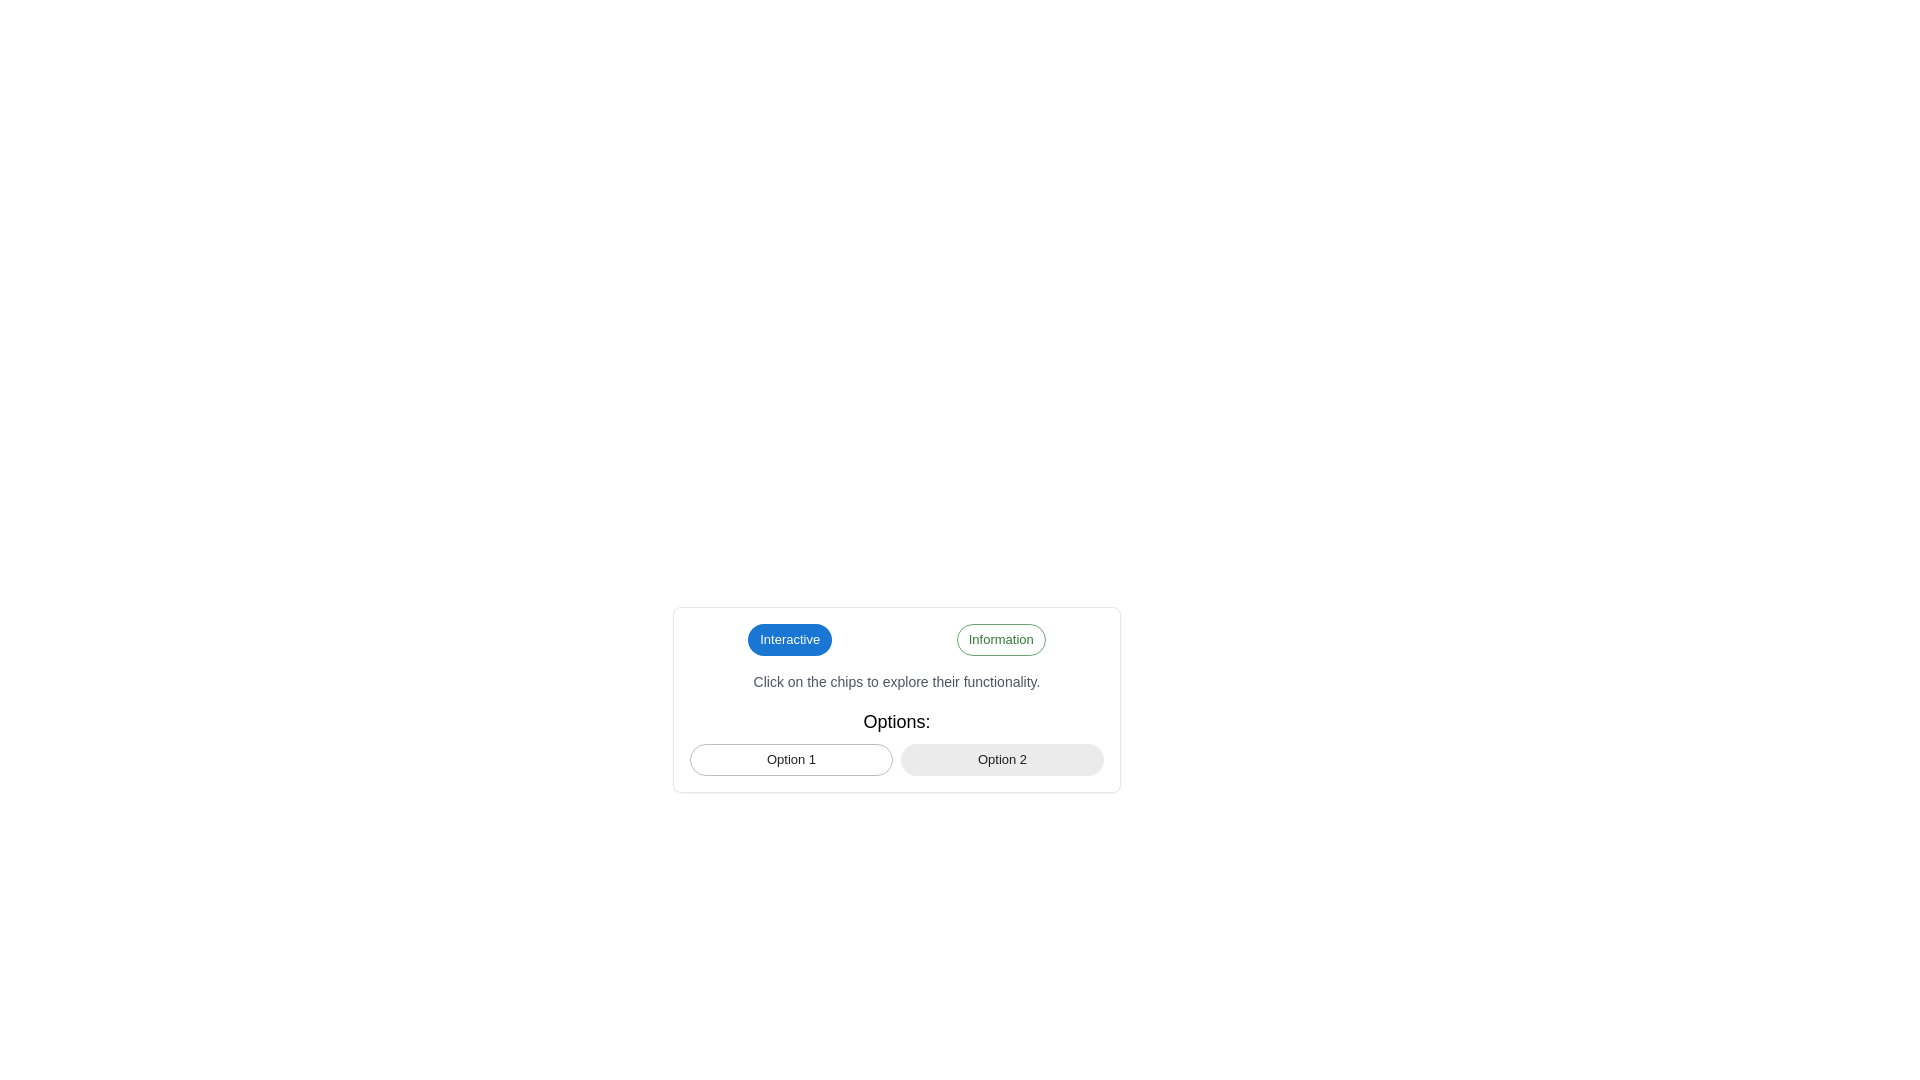 The width and height of the screenshot is (1920, 1080). What do you see at coordinates (790, 759) in the screenshot?
I see `the first chip labeled 'Option 1'` at bounding box center [790, 759].